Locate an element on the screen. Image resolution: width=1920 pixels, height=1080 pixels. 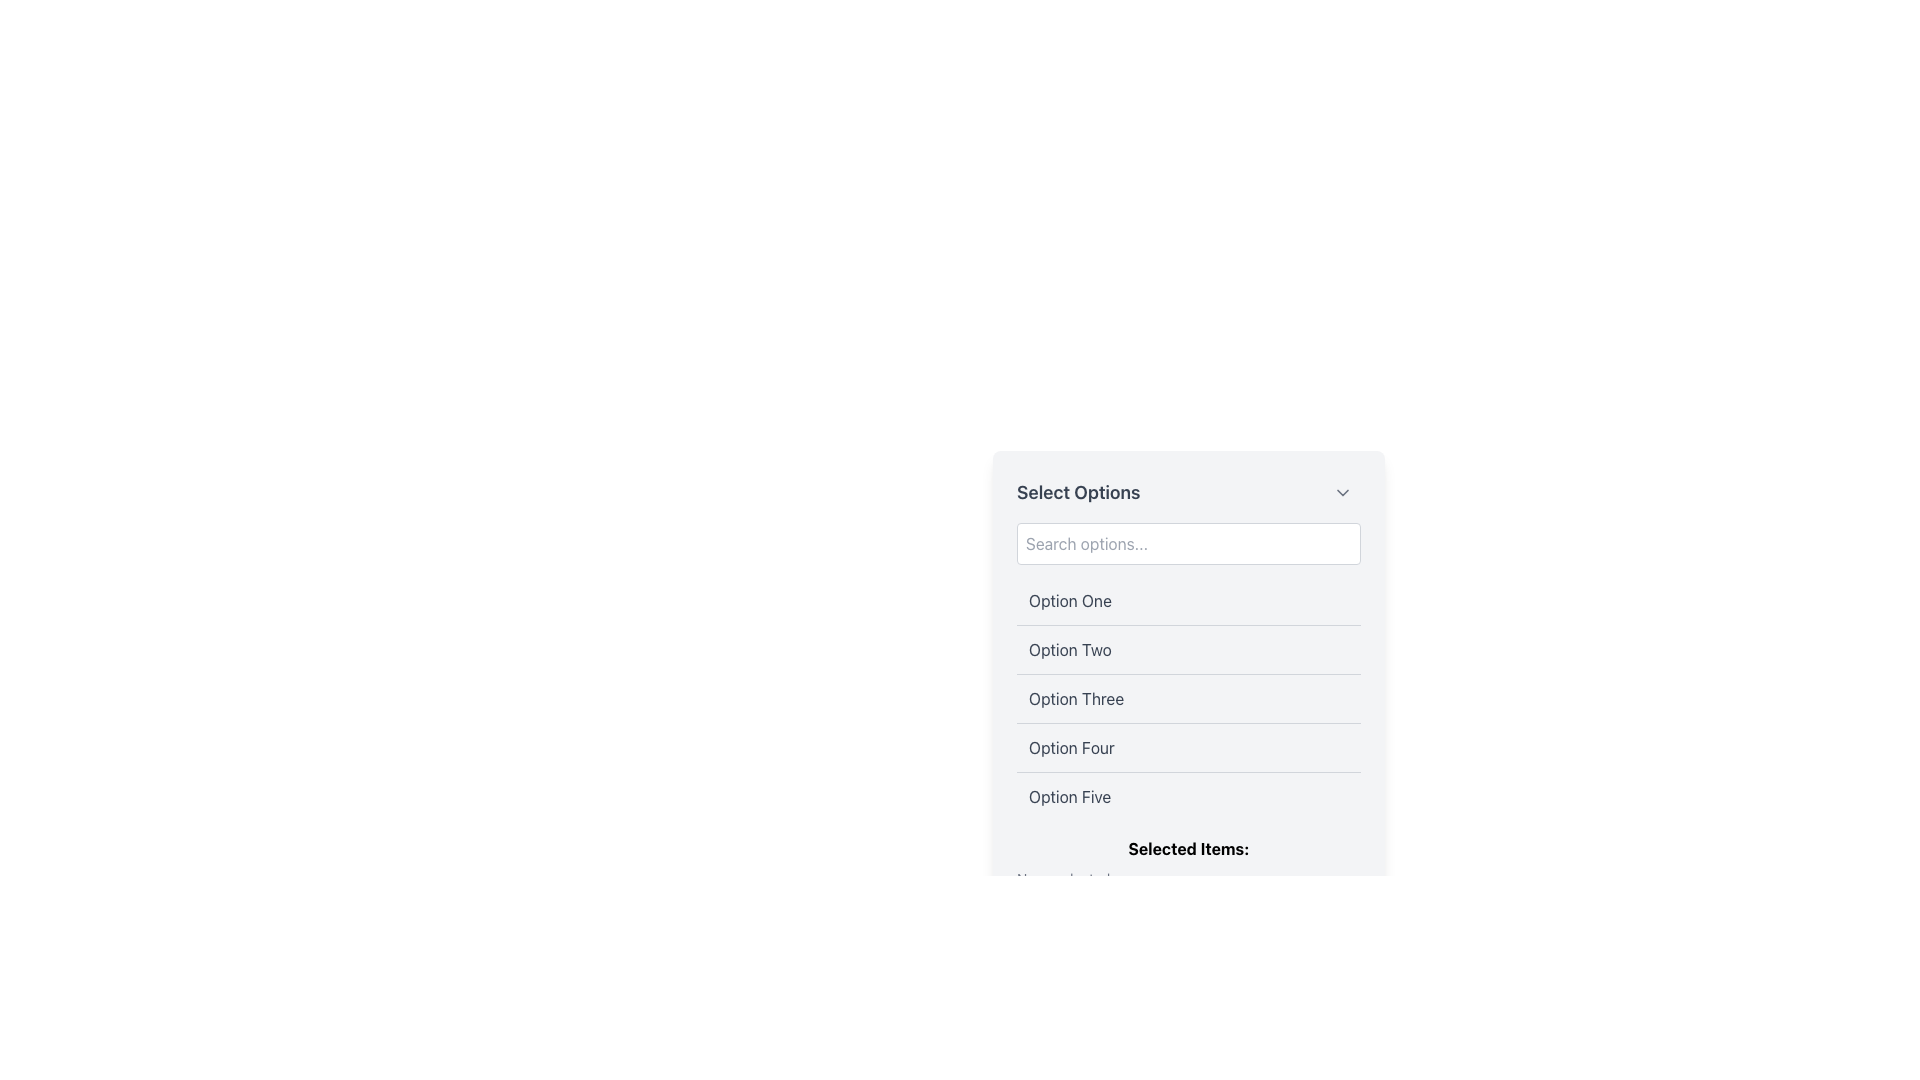
the first selectable label in the dropdown list under the title 'Select Options' is located at coordinates (1069, 600).